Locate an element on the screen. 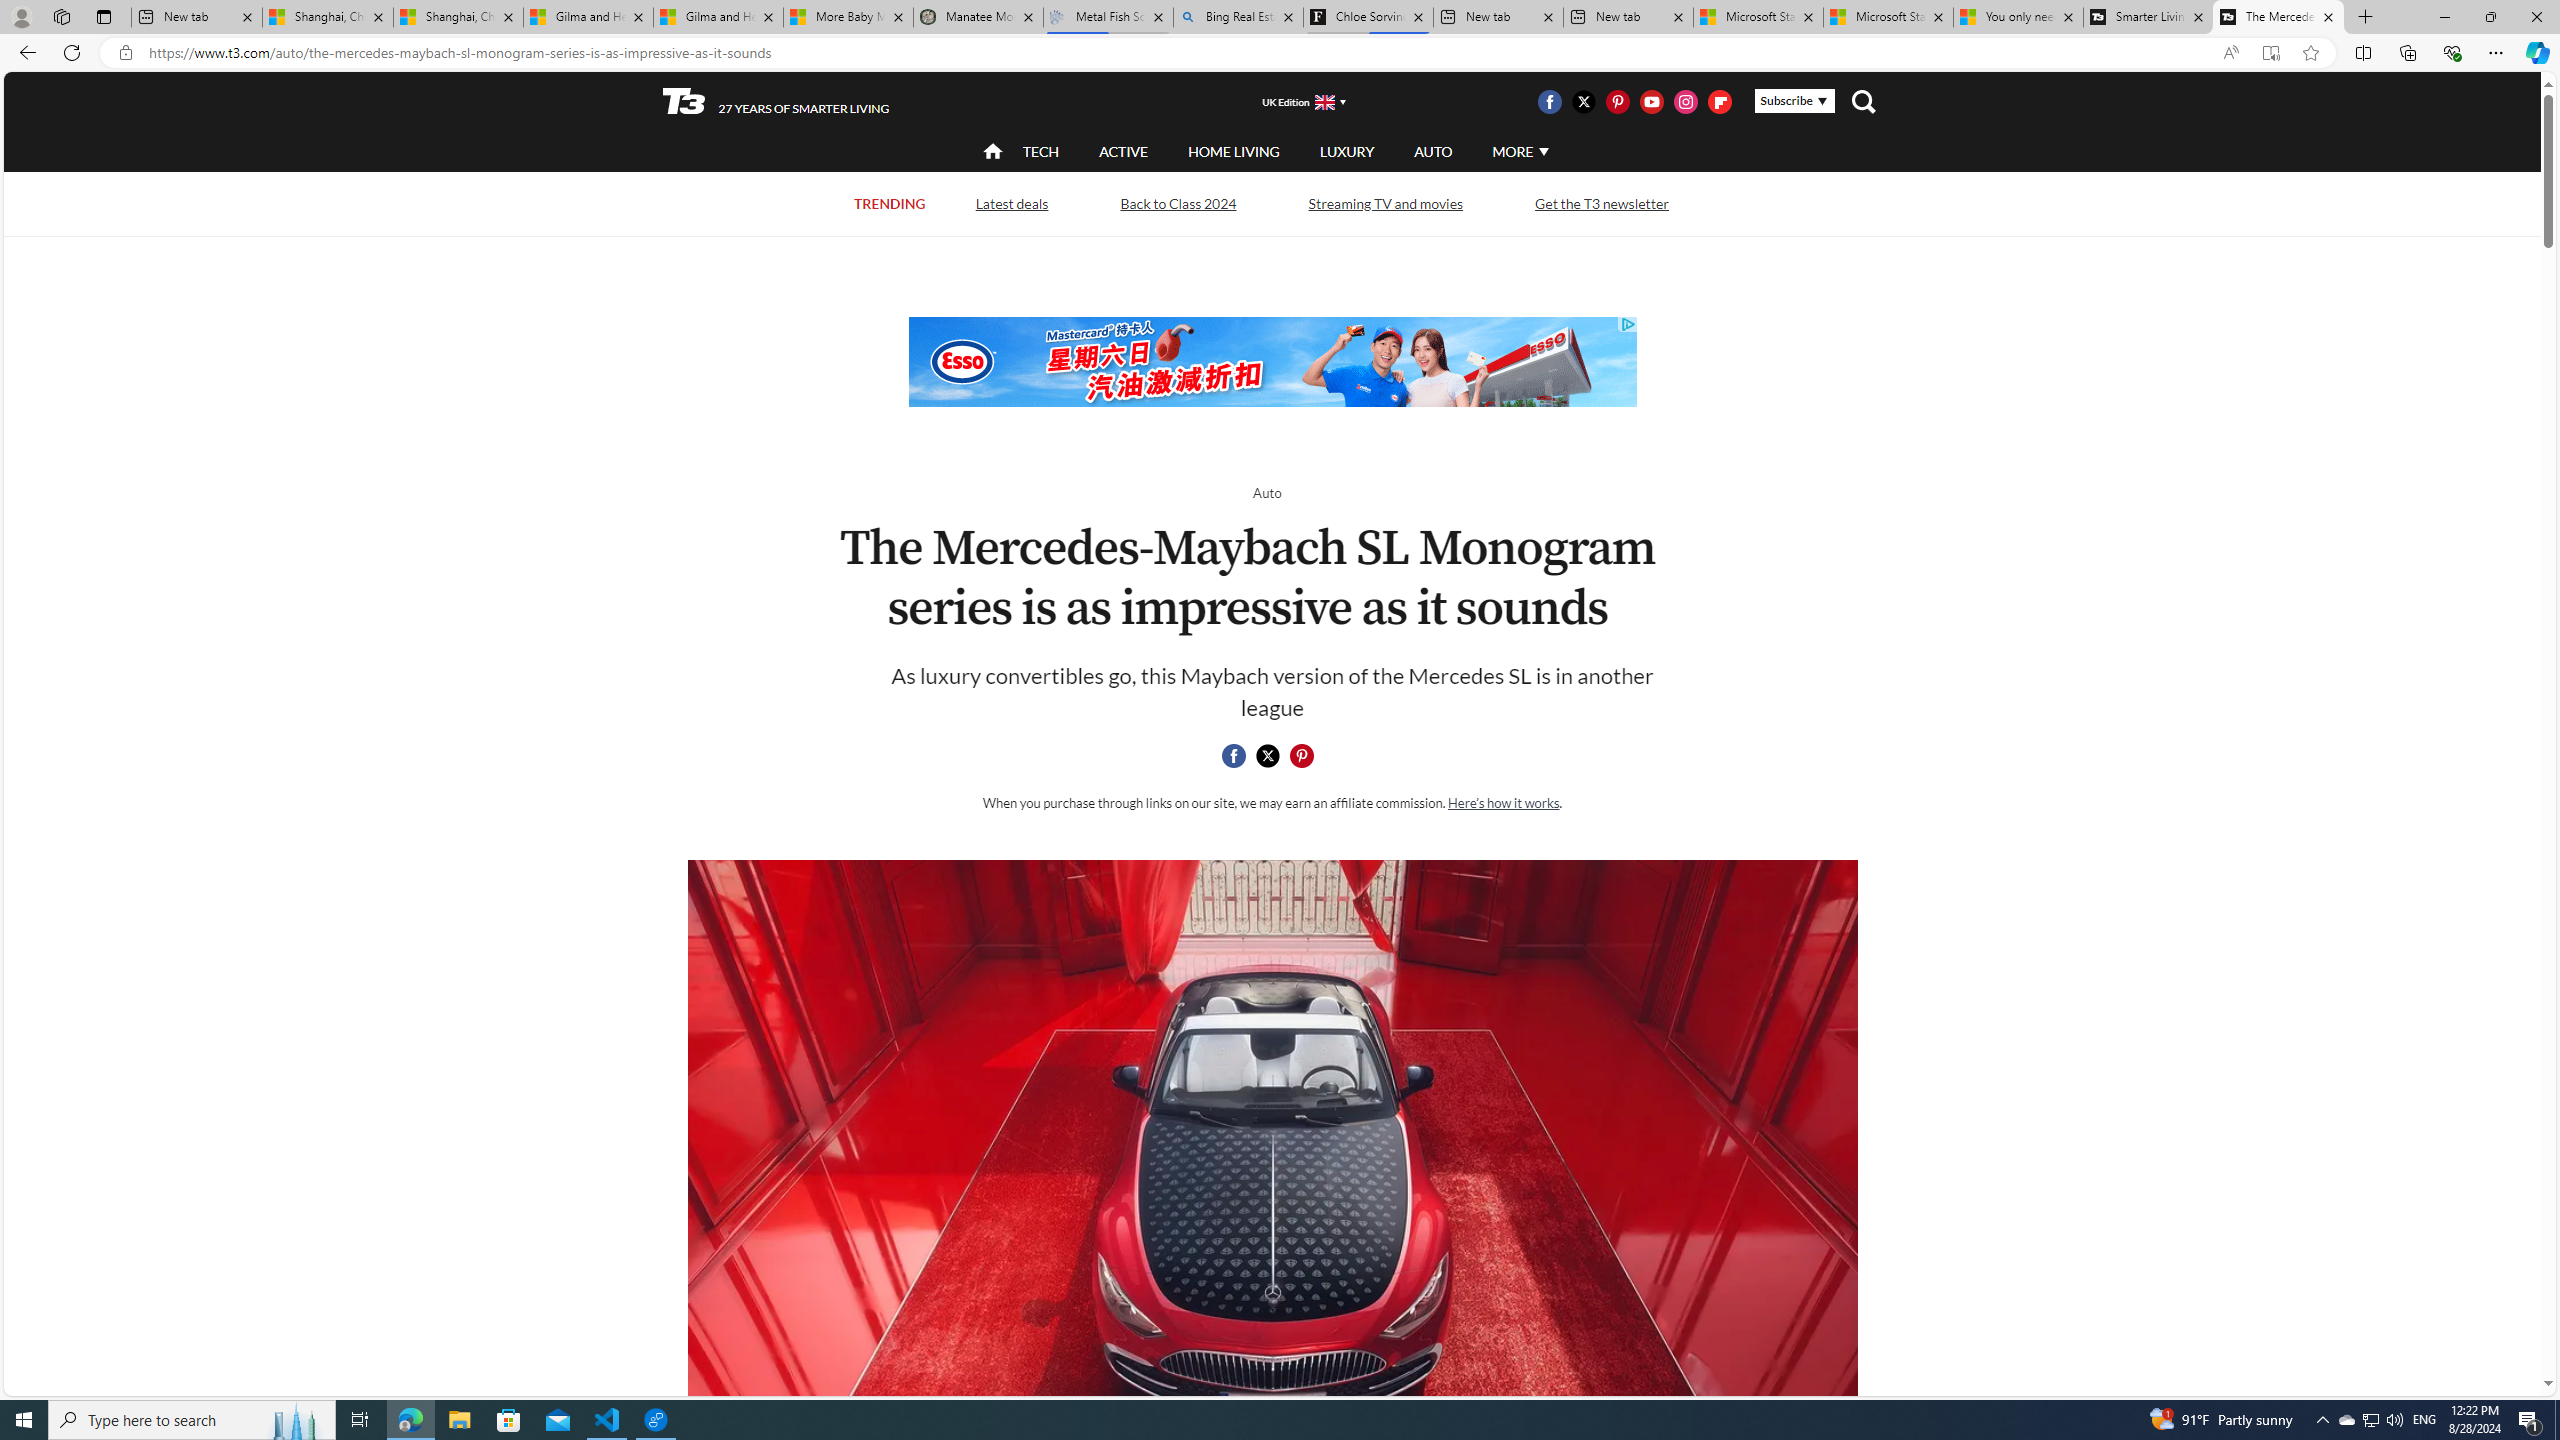  'Chloe Sorvino' is located at coordinates (1367, 16).